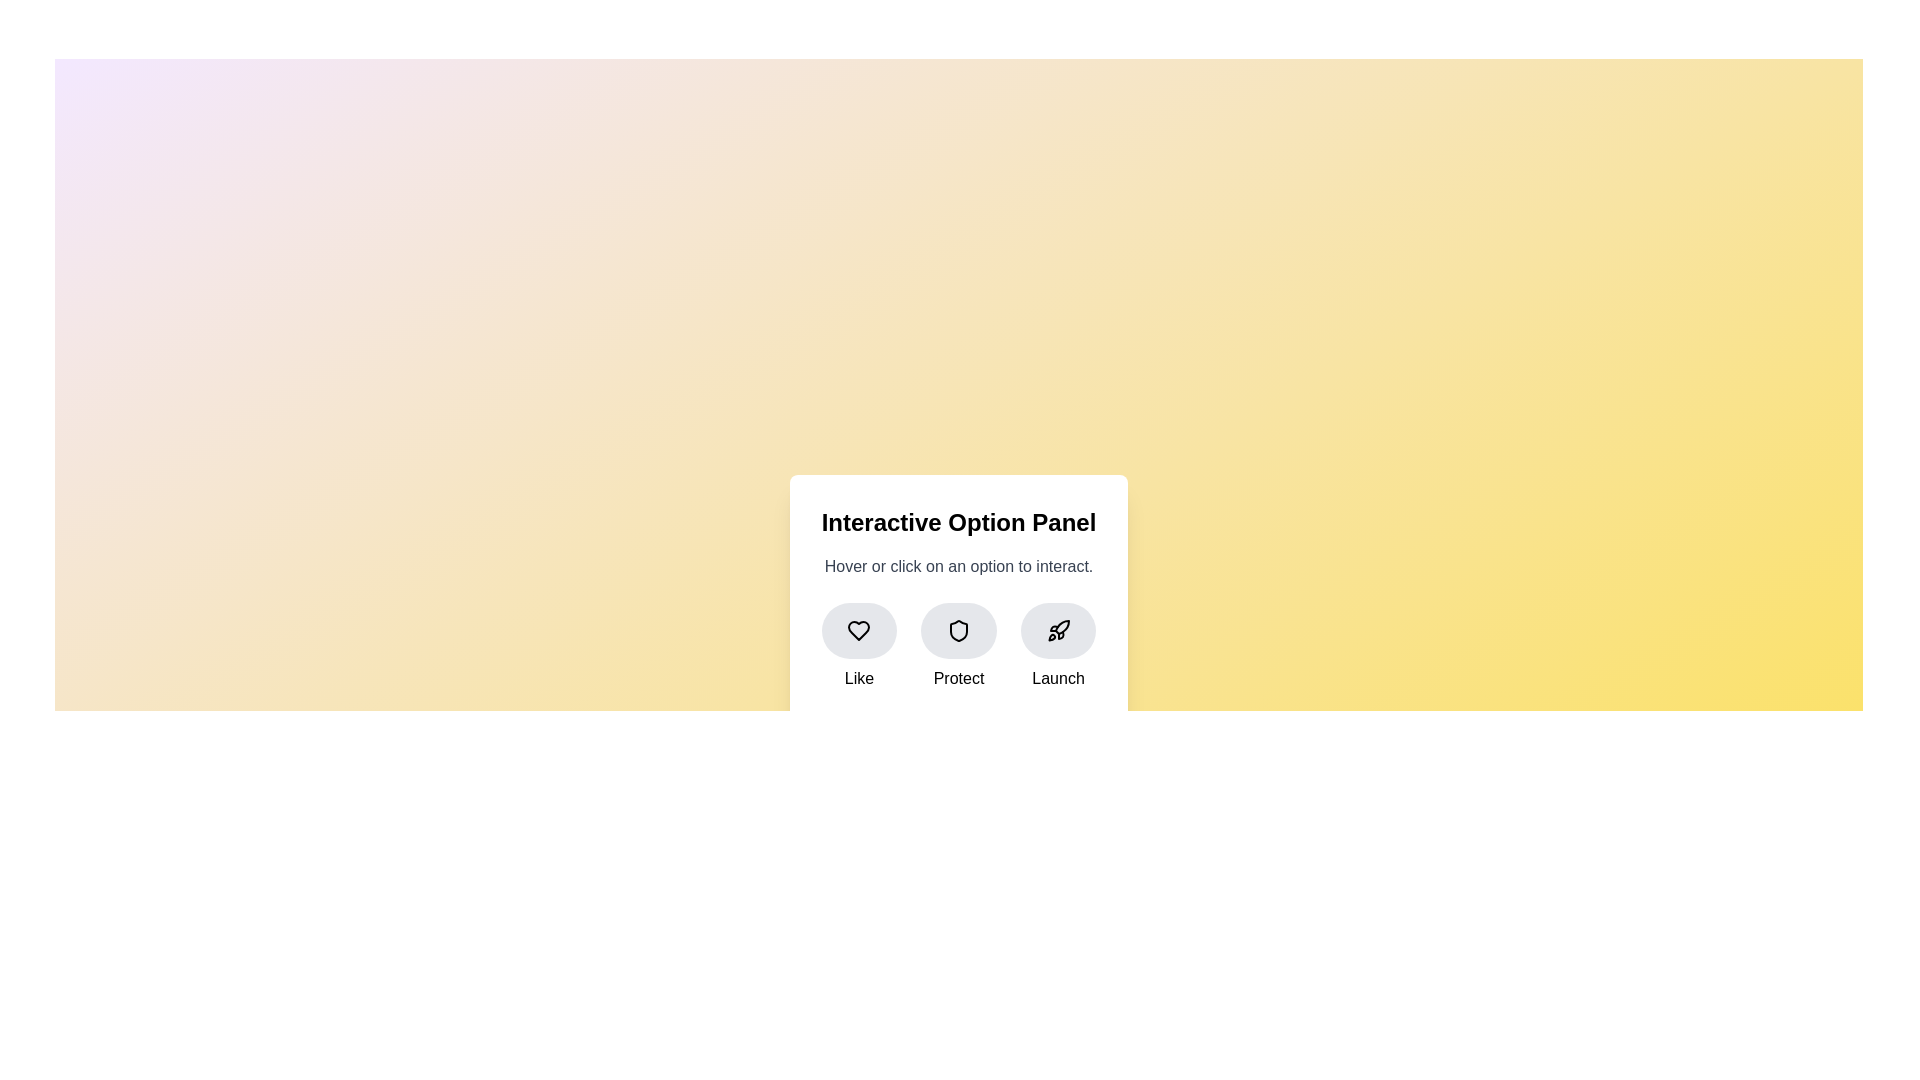 The height and width of the screenshot is (1080, 1920). I want to click on the 'Interactive Option Panel' to interact with the options presented, including 'Like', 'Protect', and 'Launch', so click(957, 597).